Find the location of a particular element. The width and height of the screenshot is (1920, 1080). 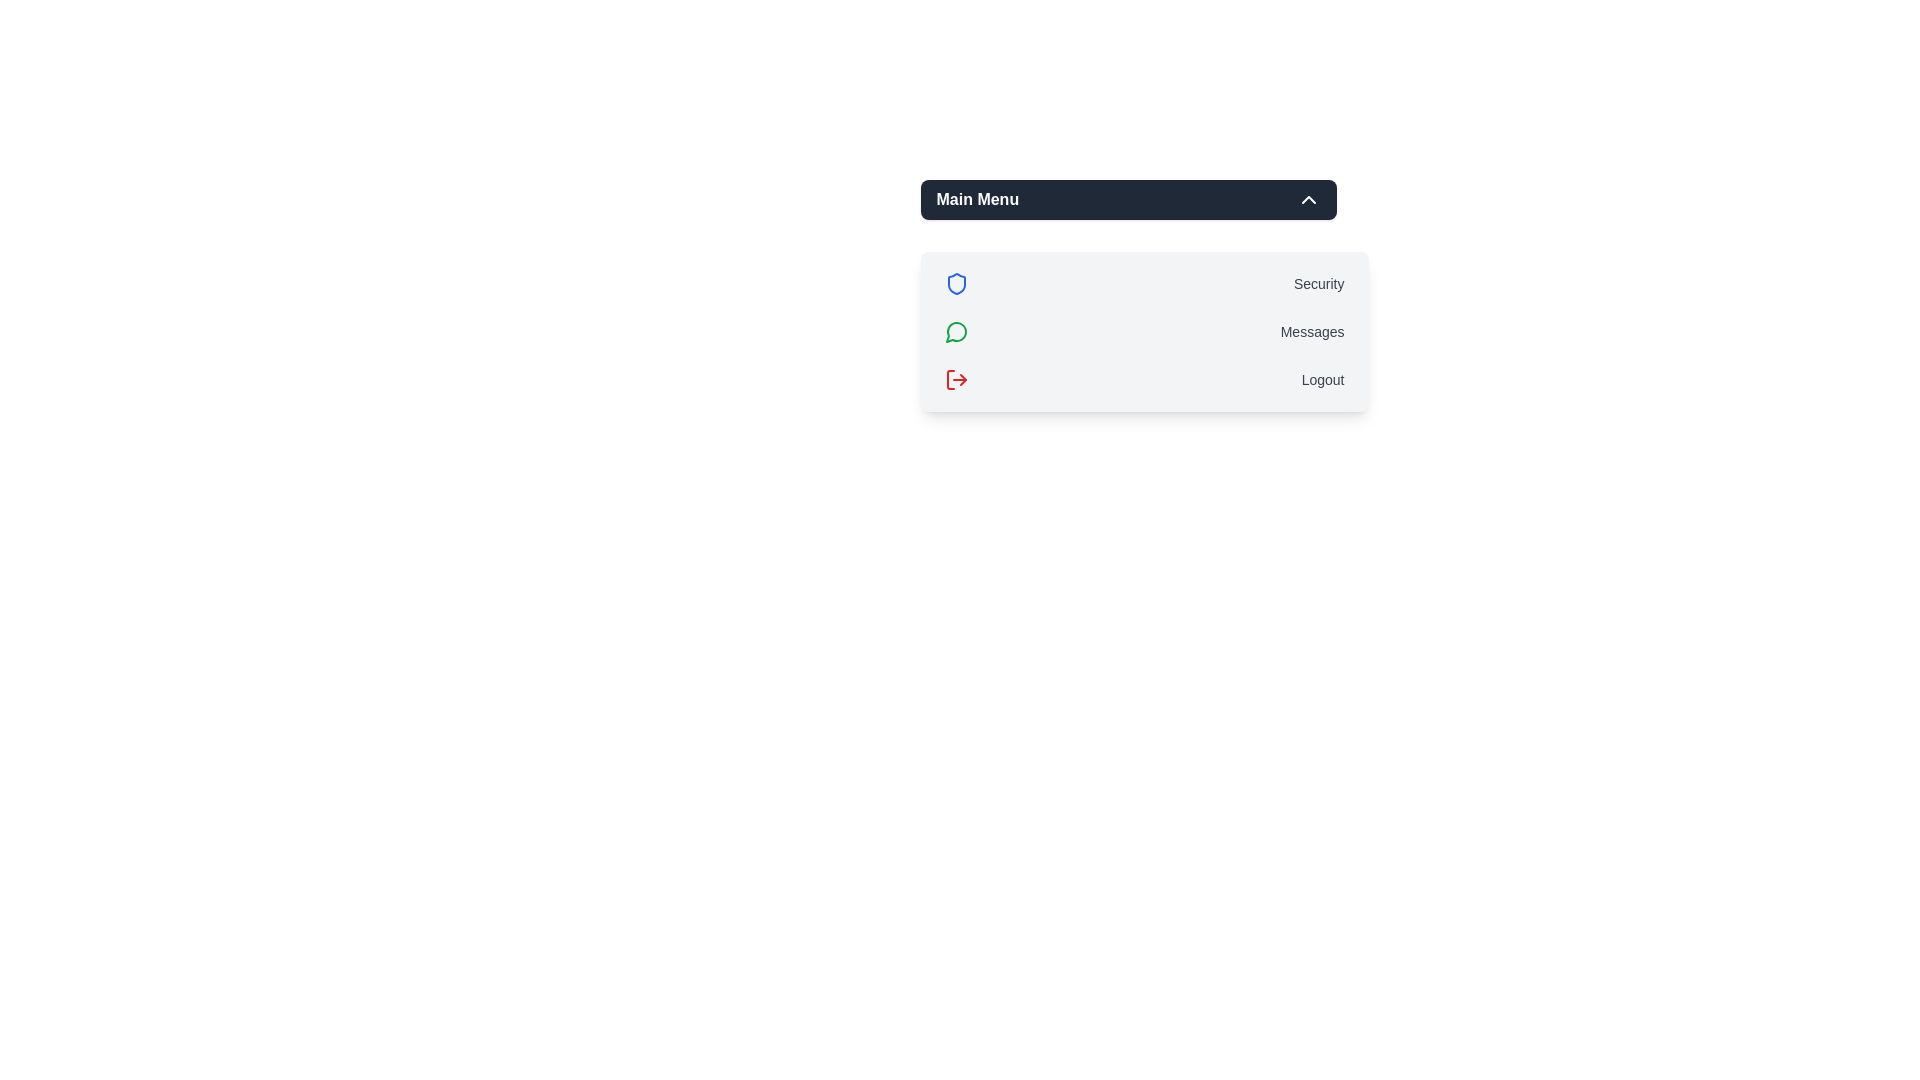

the 'Main Menu' text label displayed in bold white font within the dark rectangular header located is located at coordinates (977, 200).